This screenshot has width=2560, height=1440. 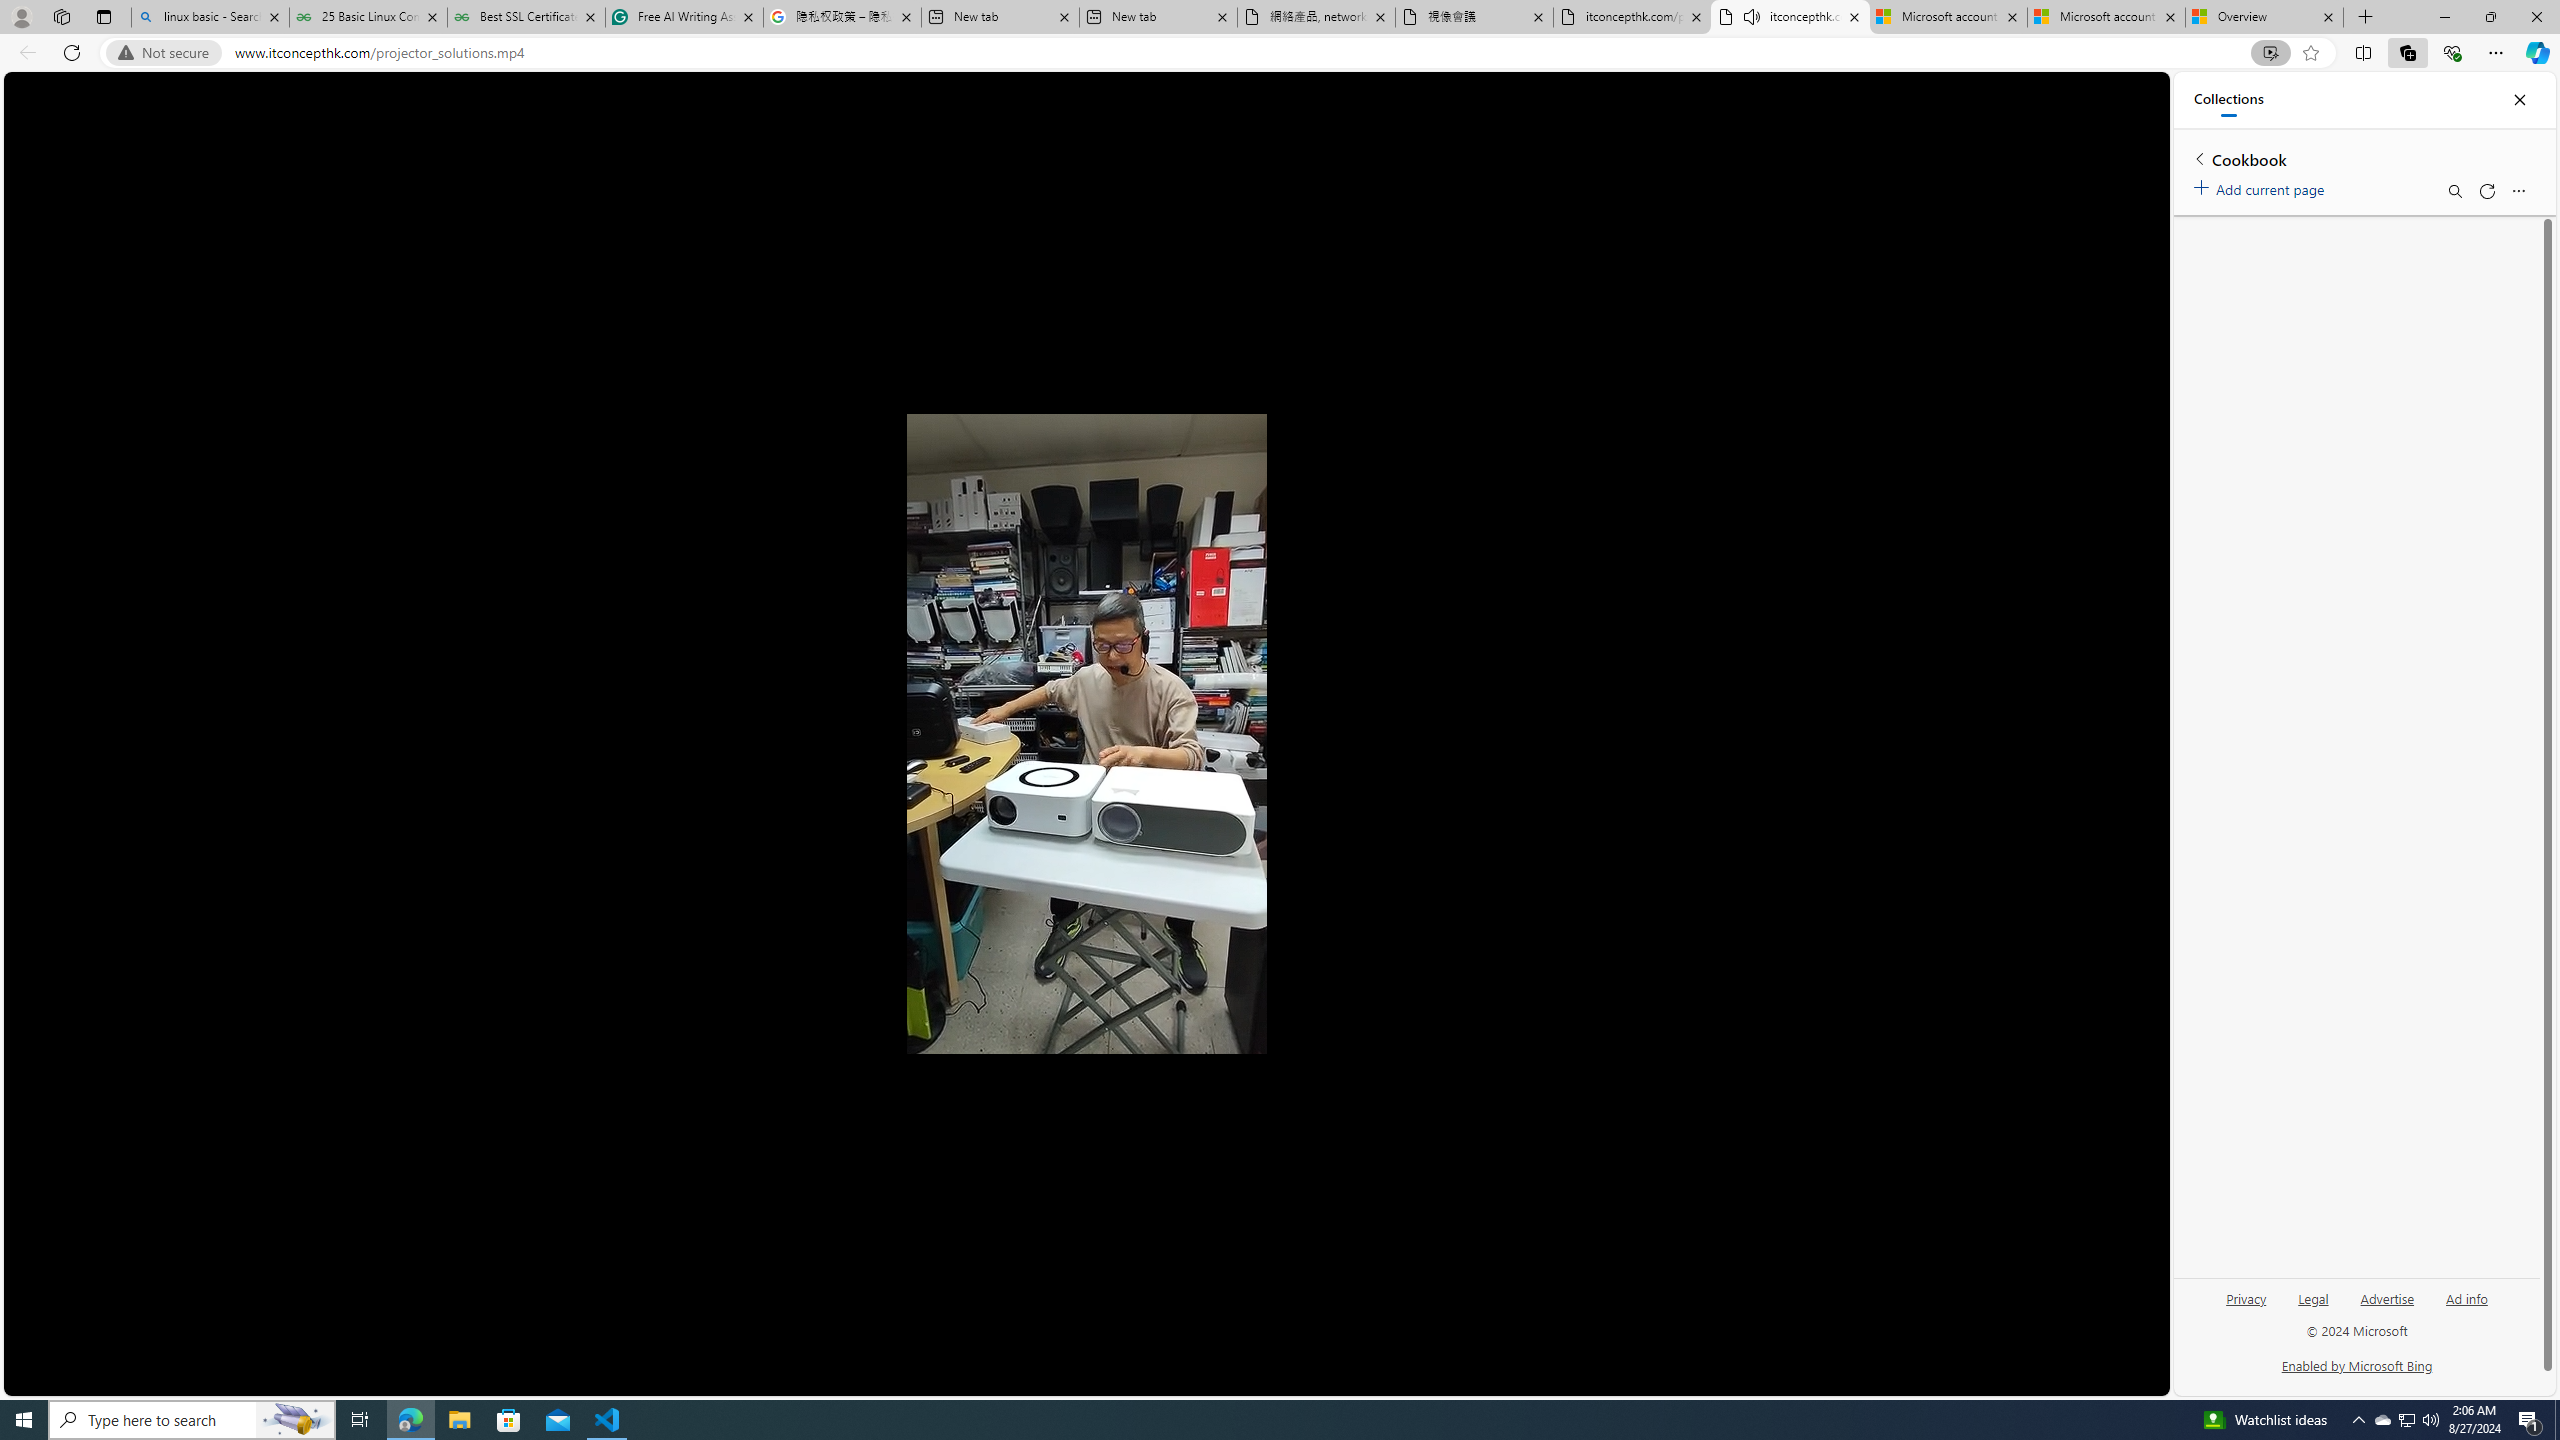 What do you see at coordinates (2519, 191) in the screenshot?
I see `'More options menu'` at bounding box center [2519, 191].